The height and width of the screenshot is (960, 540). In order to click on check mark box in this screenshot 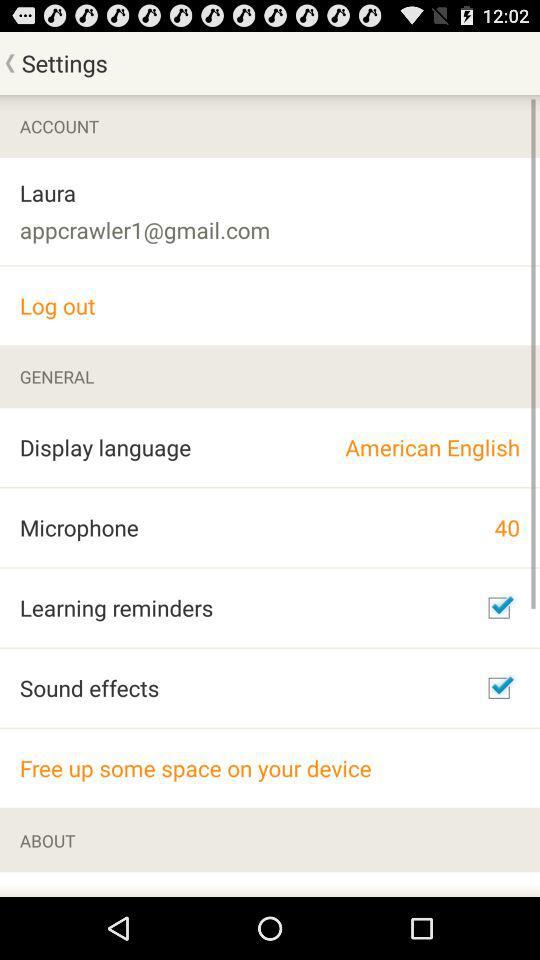, I will do `click(498, 688)`.